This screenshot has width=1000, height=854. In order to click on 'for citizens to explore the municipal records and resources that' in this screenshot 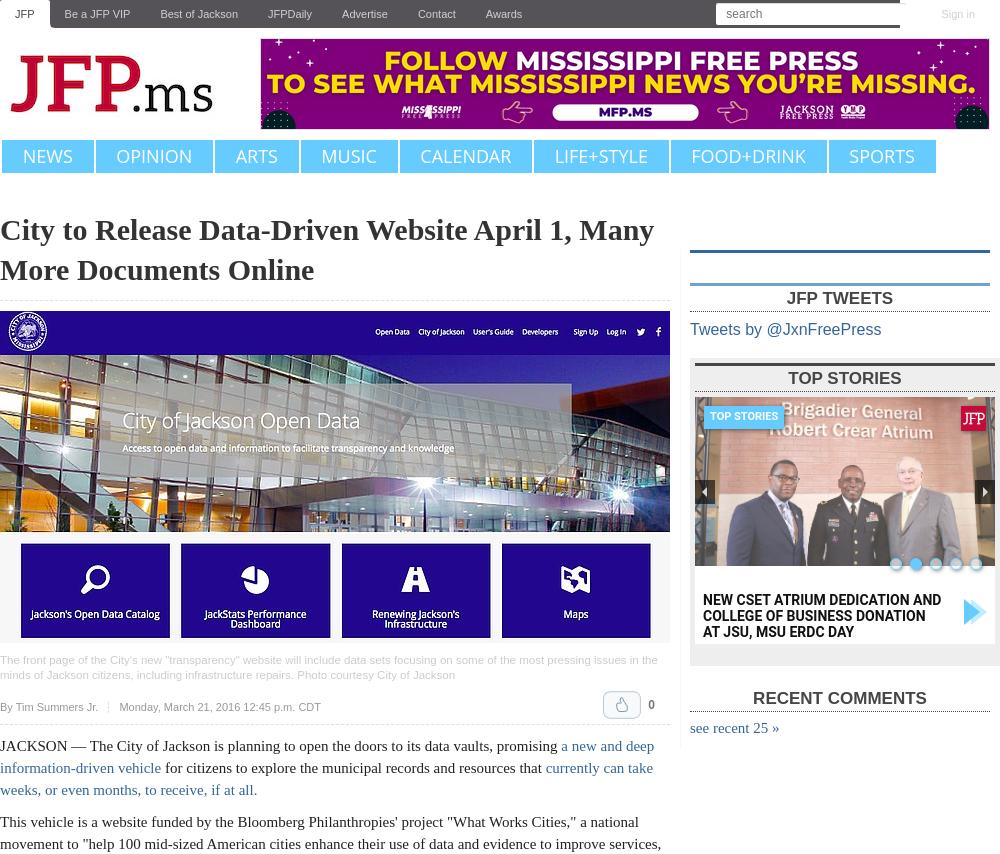, I will do `click(352, 768)`.